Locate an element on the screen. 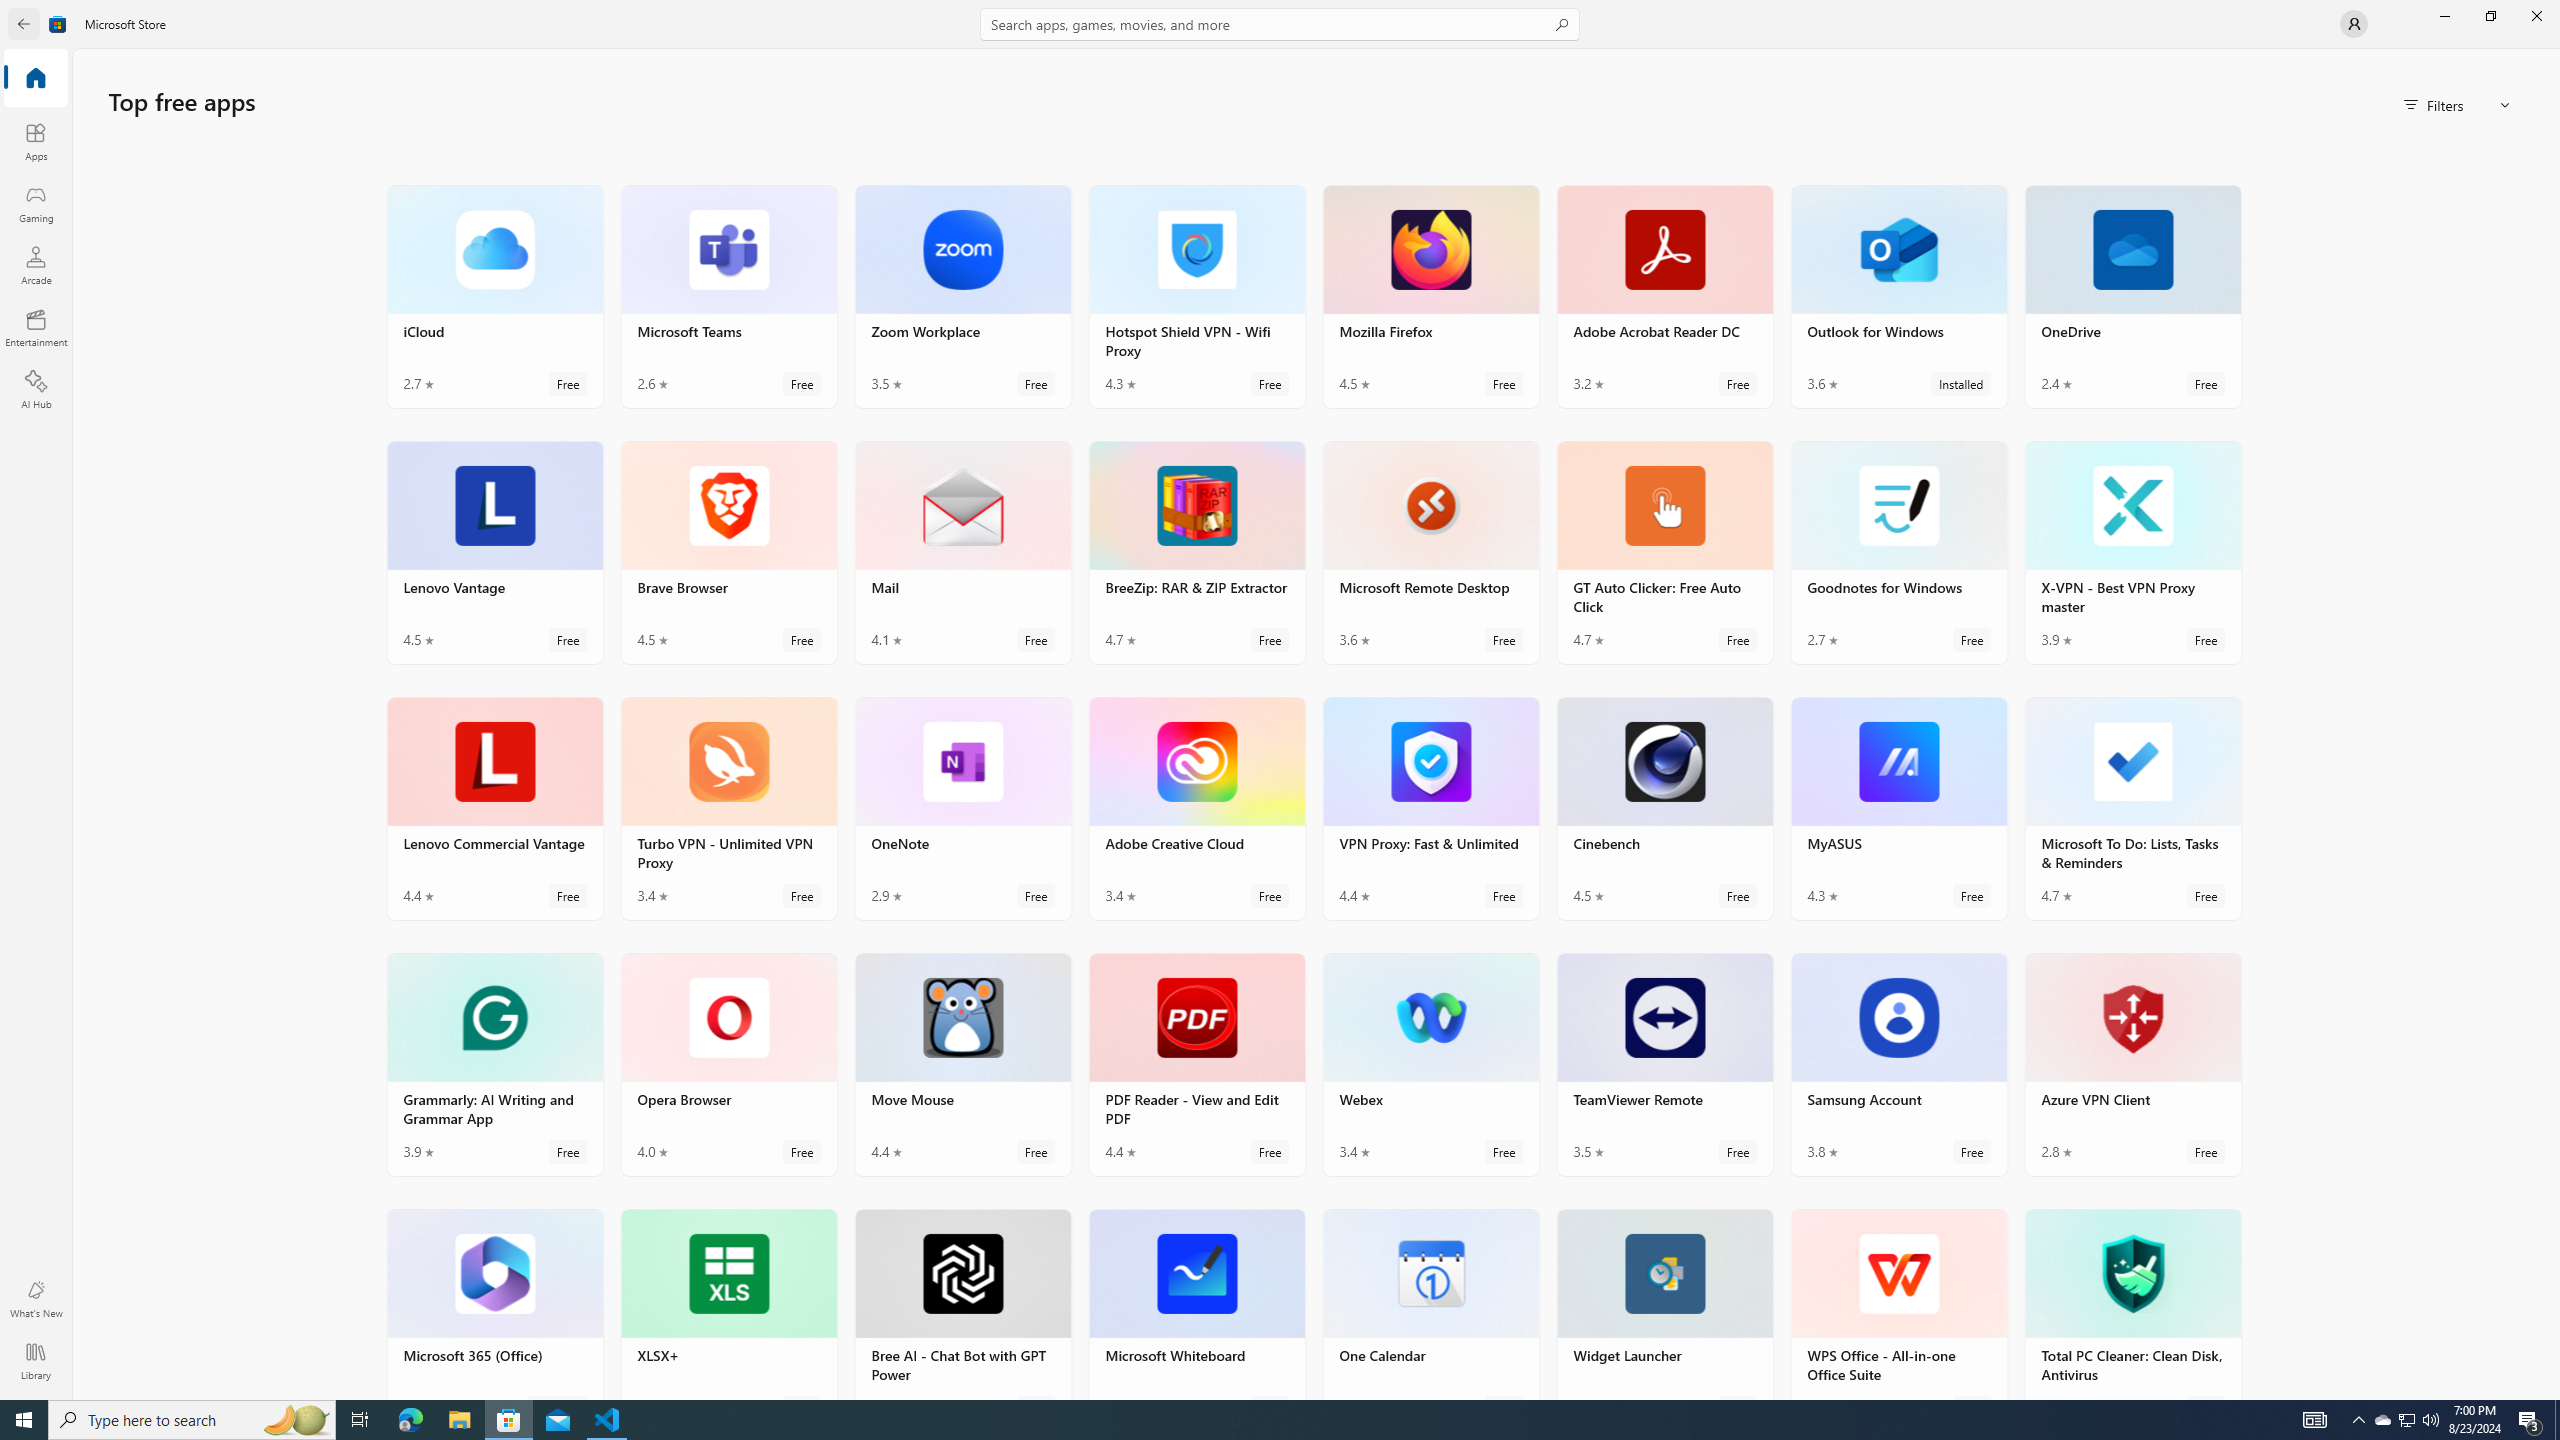 The height and width of the screenshot is (1440, 2560). 'Filters' is located at coordinates (2457, 104).